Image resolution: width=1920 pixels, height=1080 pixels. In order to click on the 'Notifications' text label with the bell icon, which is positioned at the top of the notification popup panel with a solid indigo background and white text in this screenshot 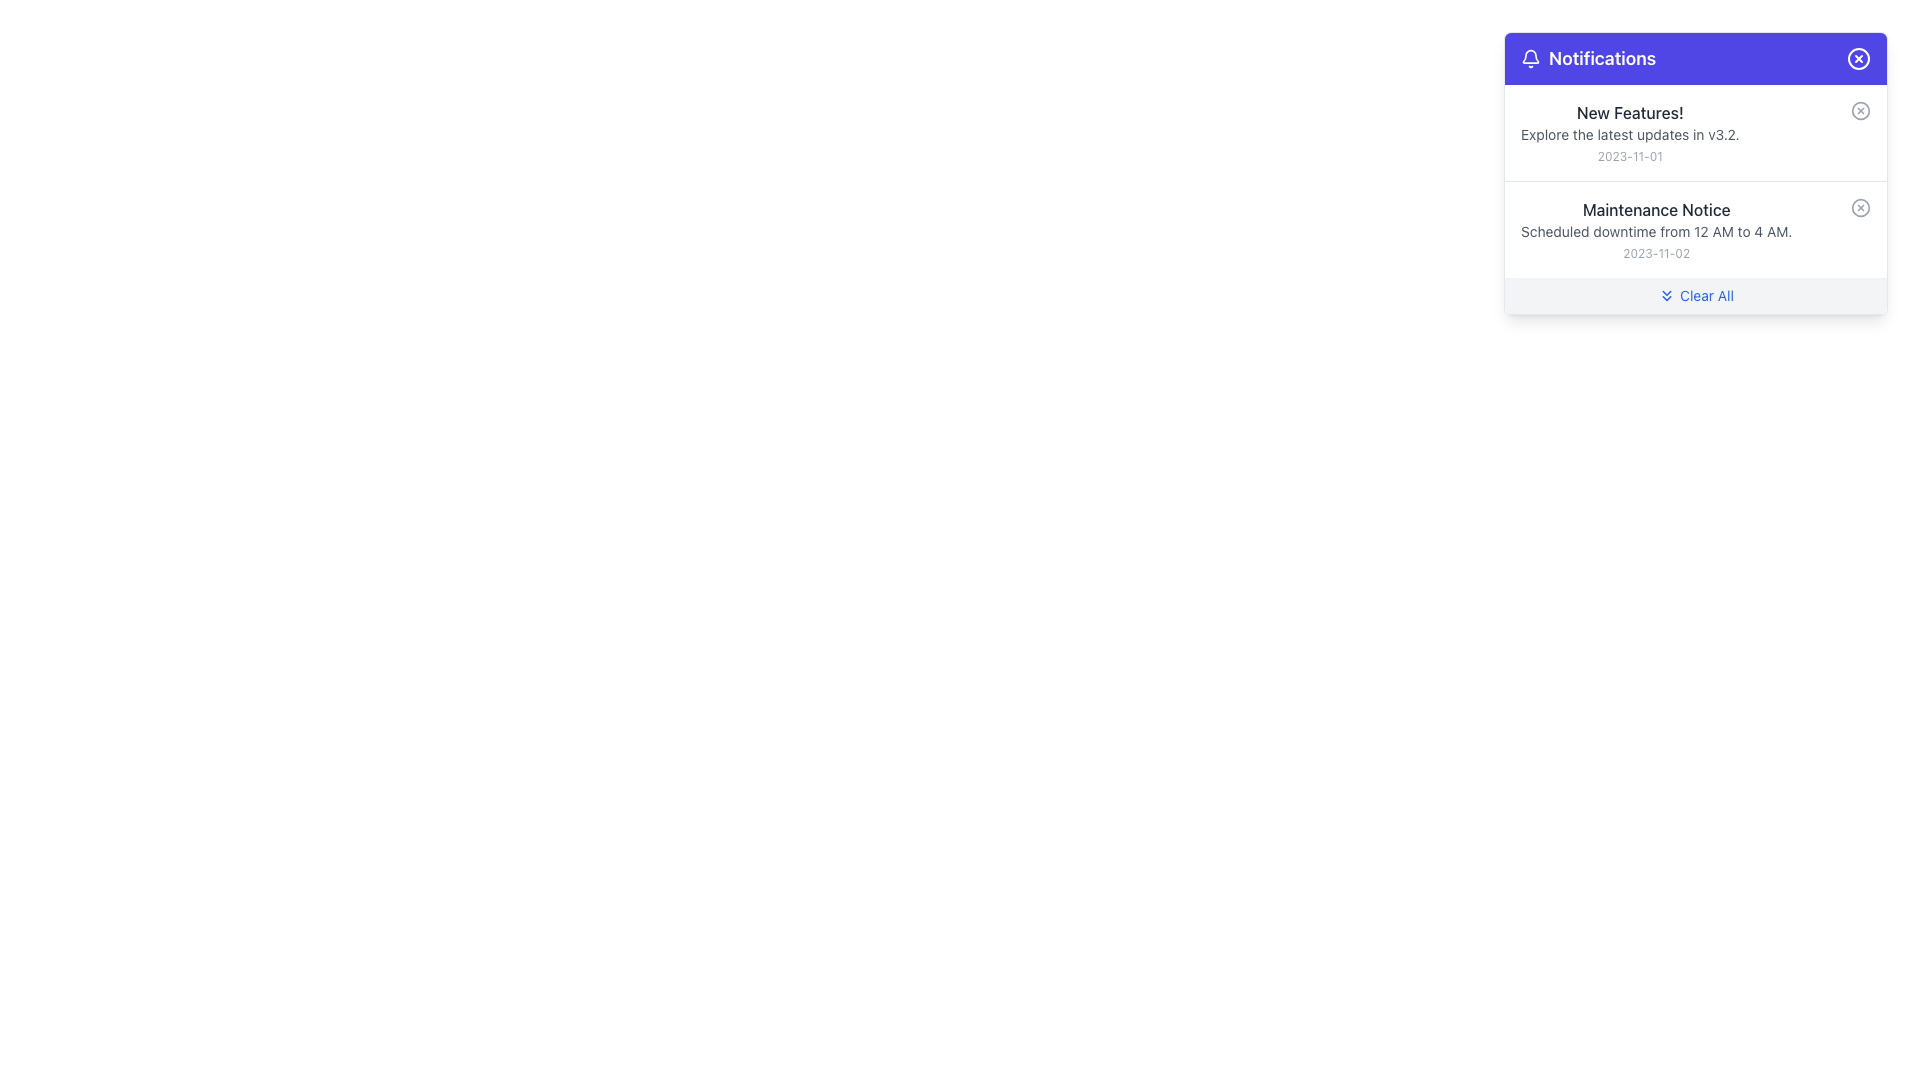, I will do `click(1587, 57)`.